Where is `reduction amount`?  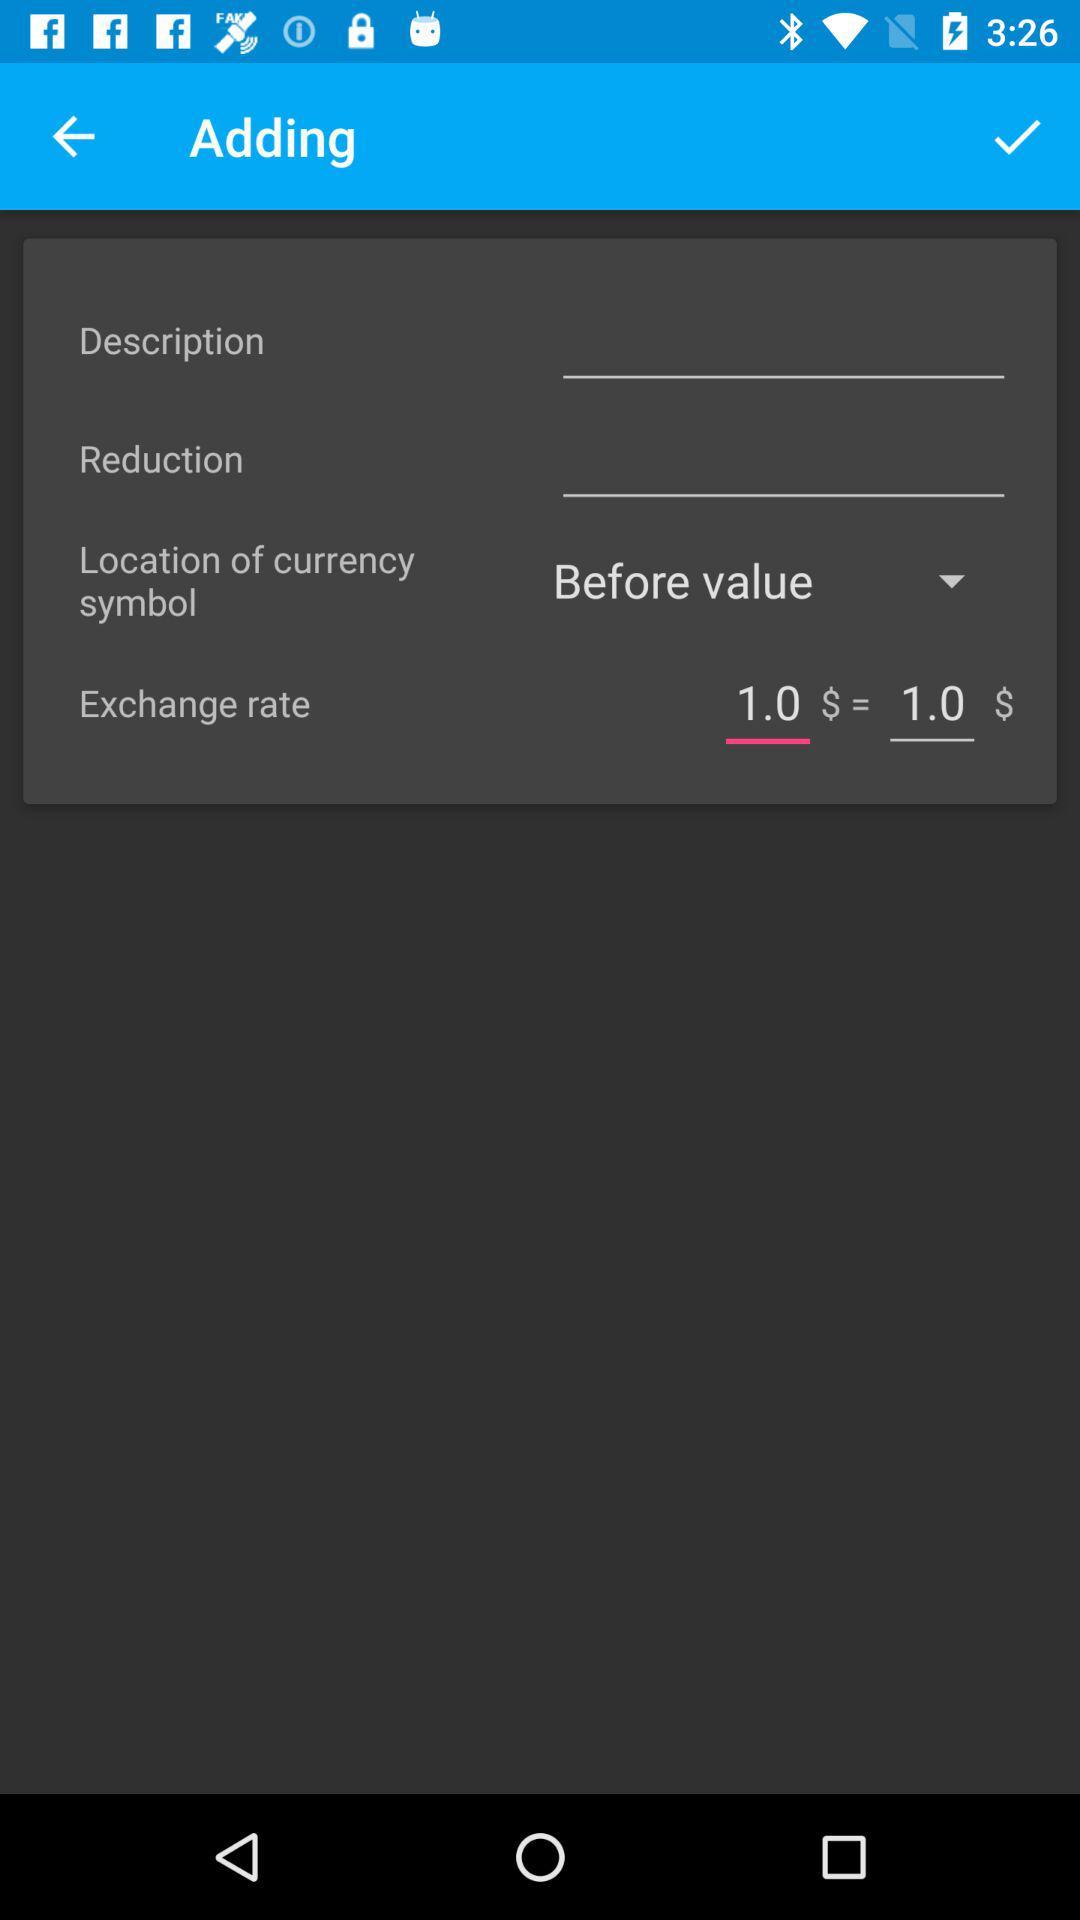 reduction amount is located at coordinates (782, 457).